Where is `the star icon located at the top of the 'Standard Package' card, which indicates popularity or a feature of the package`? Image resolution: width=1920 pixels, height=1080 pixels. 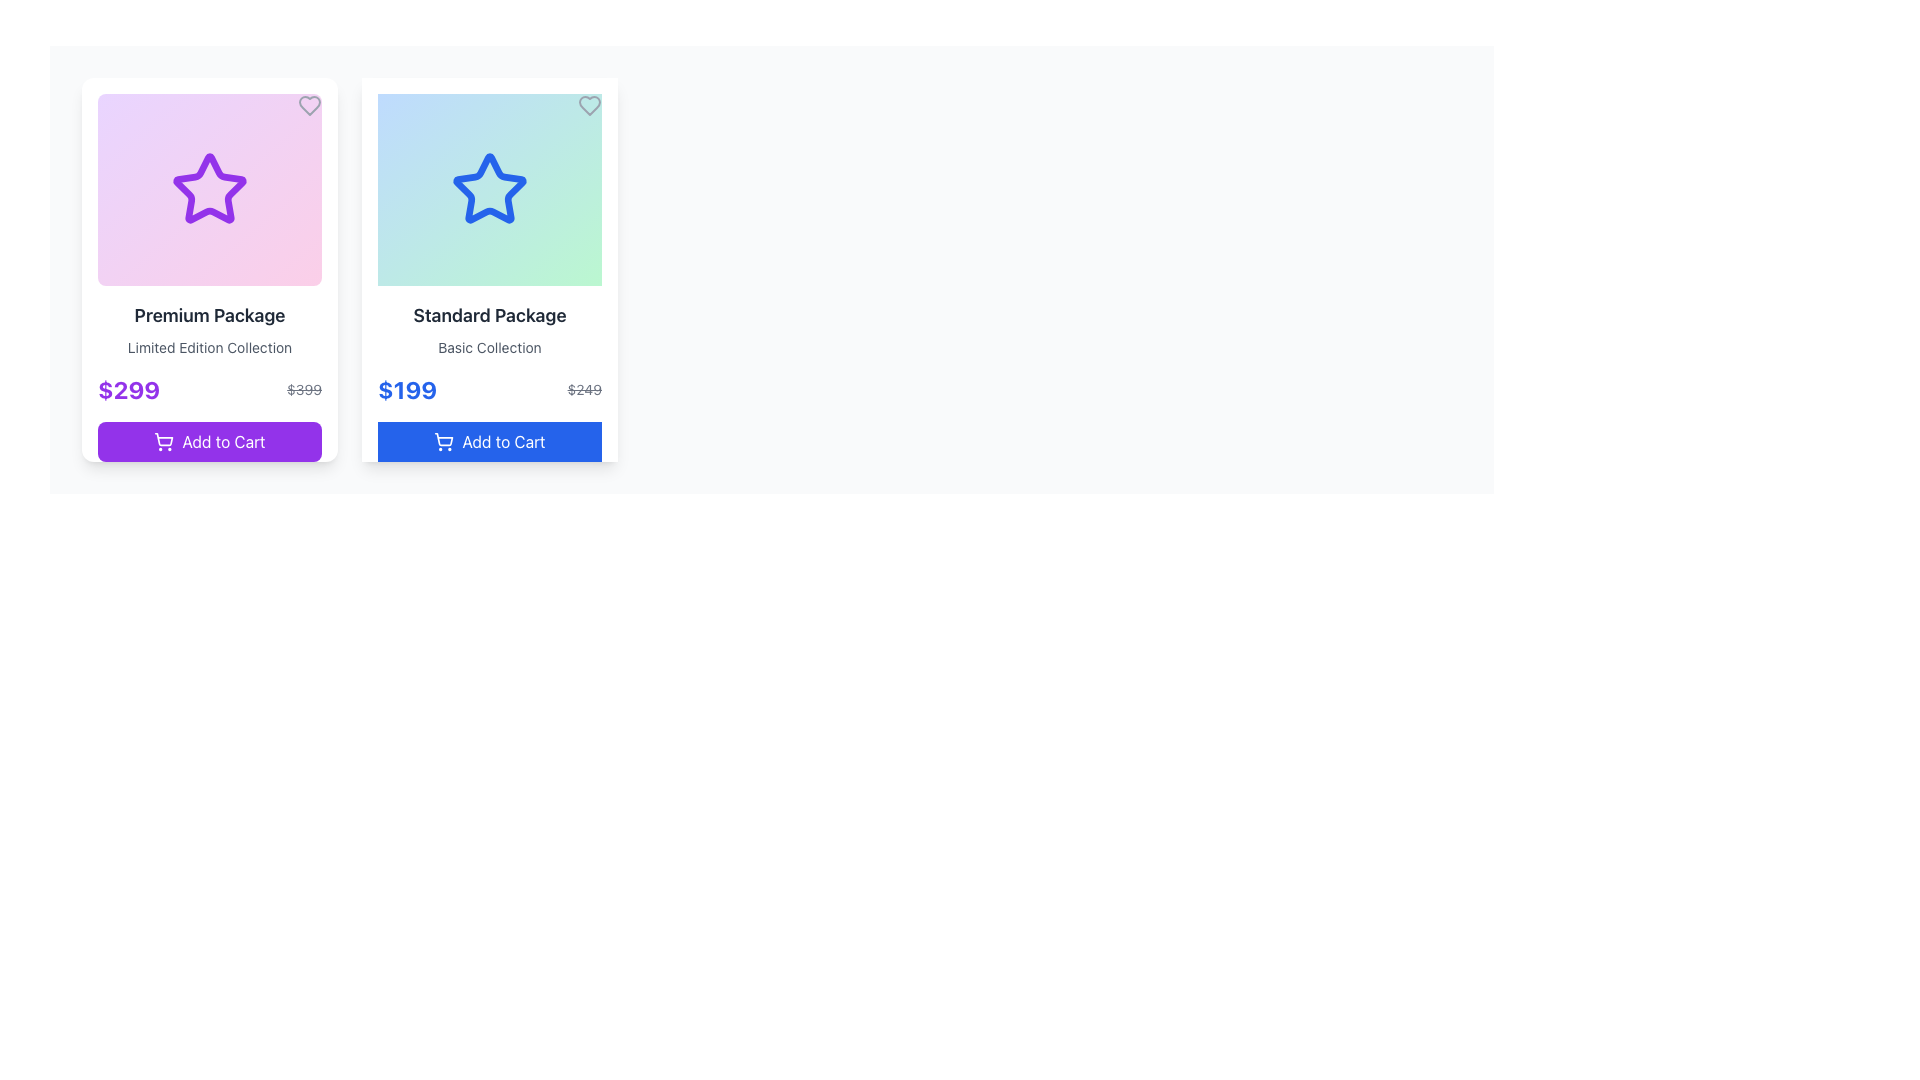
the star icon located at the top of the 'Standard Package' card, which indicates popularity or a feature of the package is located at coordinates (489, 188).